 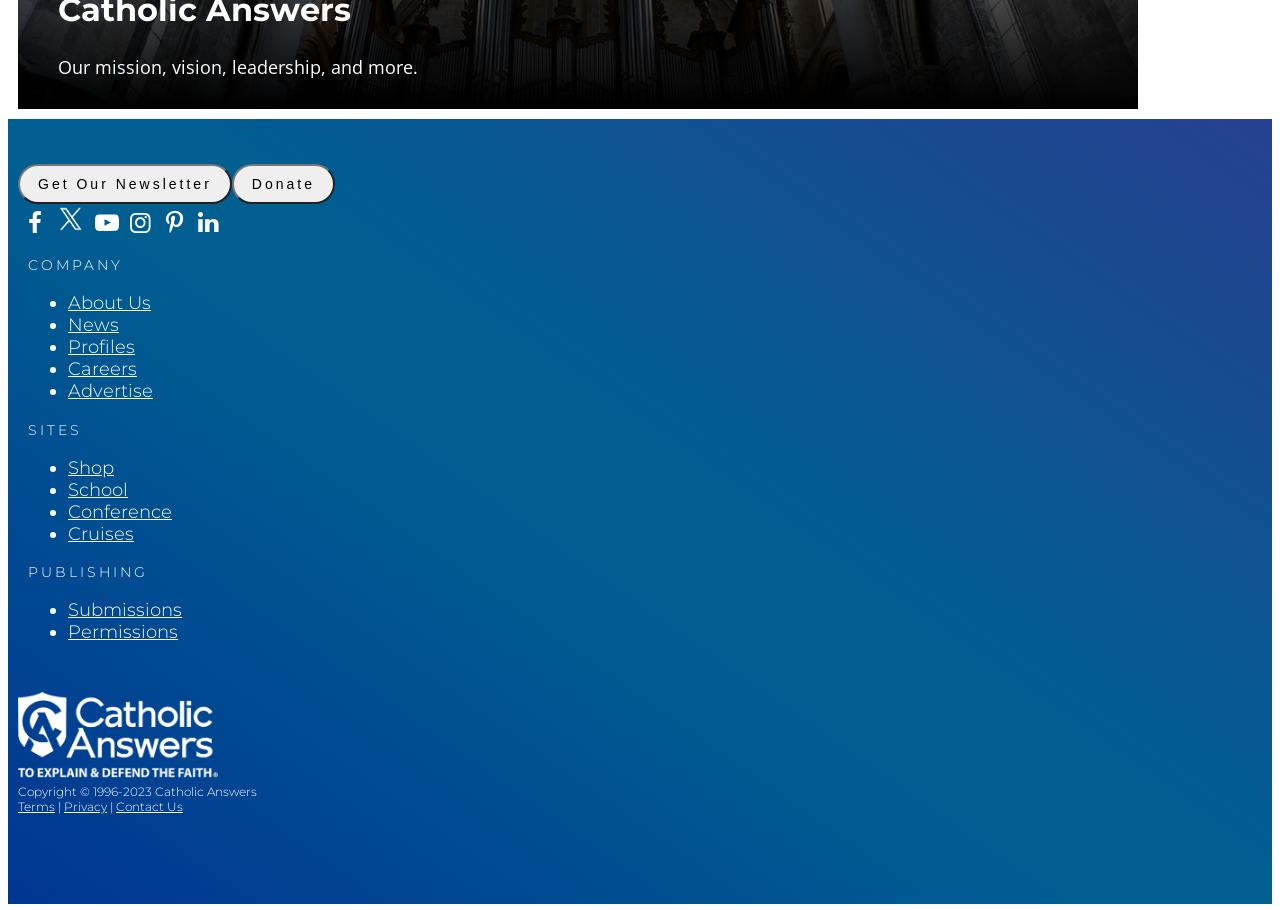 What do you see at coordinates (101, 368) in the screenshot?
I see `'Careers'` at bounding box center [101, 368].